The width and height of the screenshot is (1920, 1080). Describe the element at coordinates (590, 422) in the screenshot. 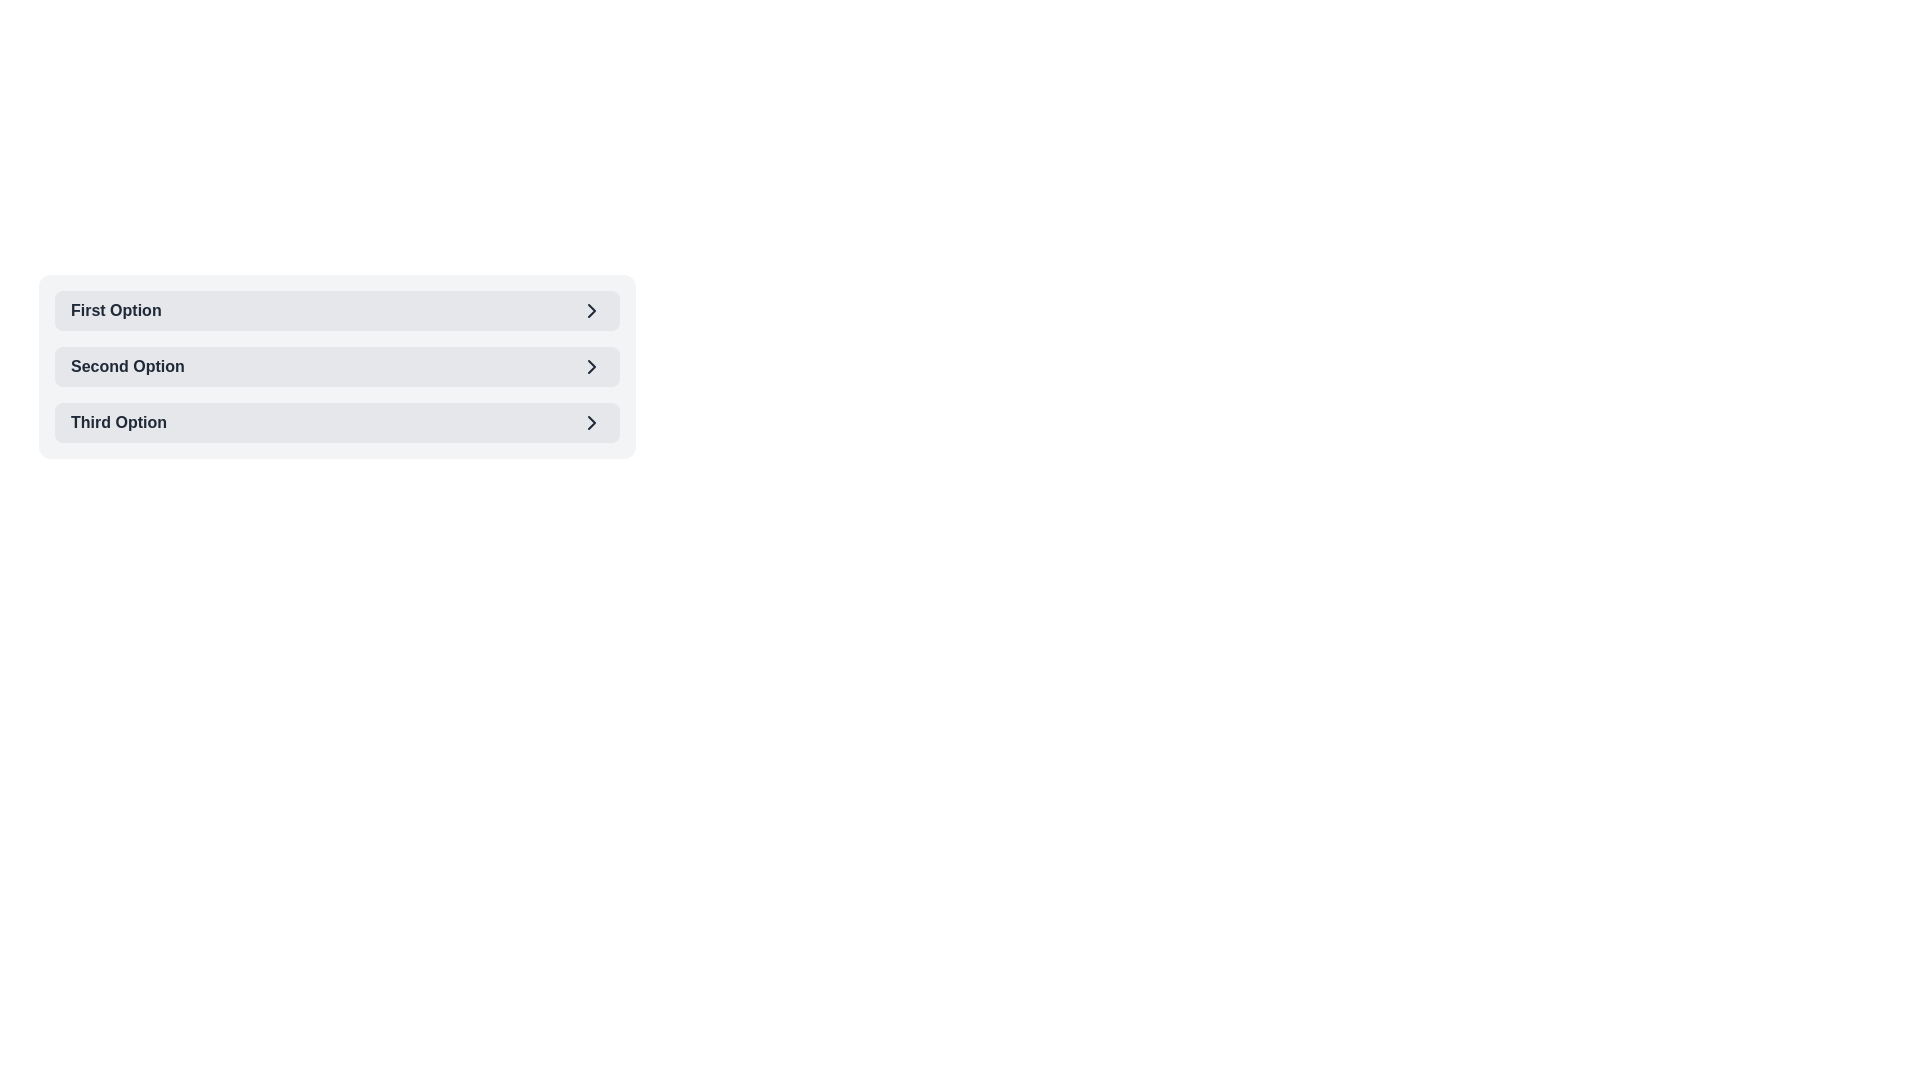

I see `the chevron icon located at the far right edge of the third row labeled 'Third Option' to interact with it` at that location.